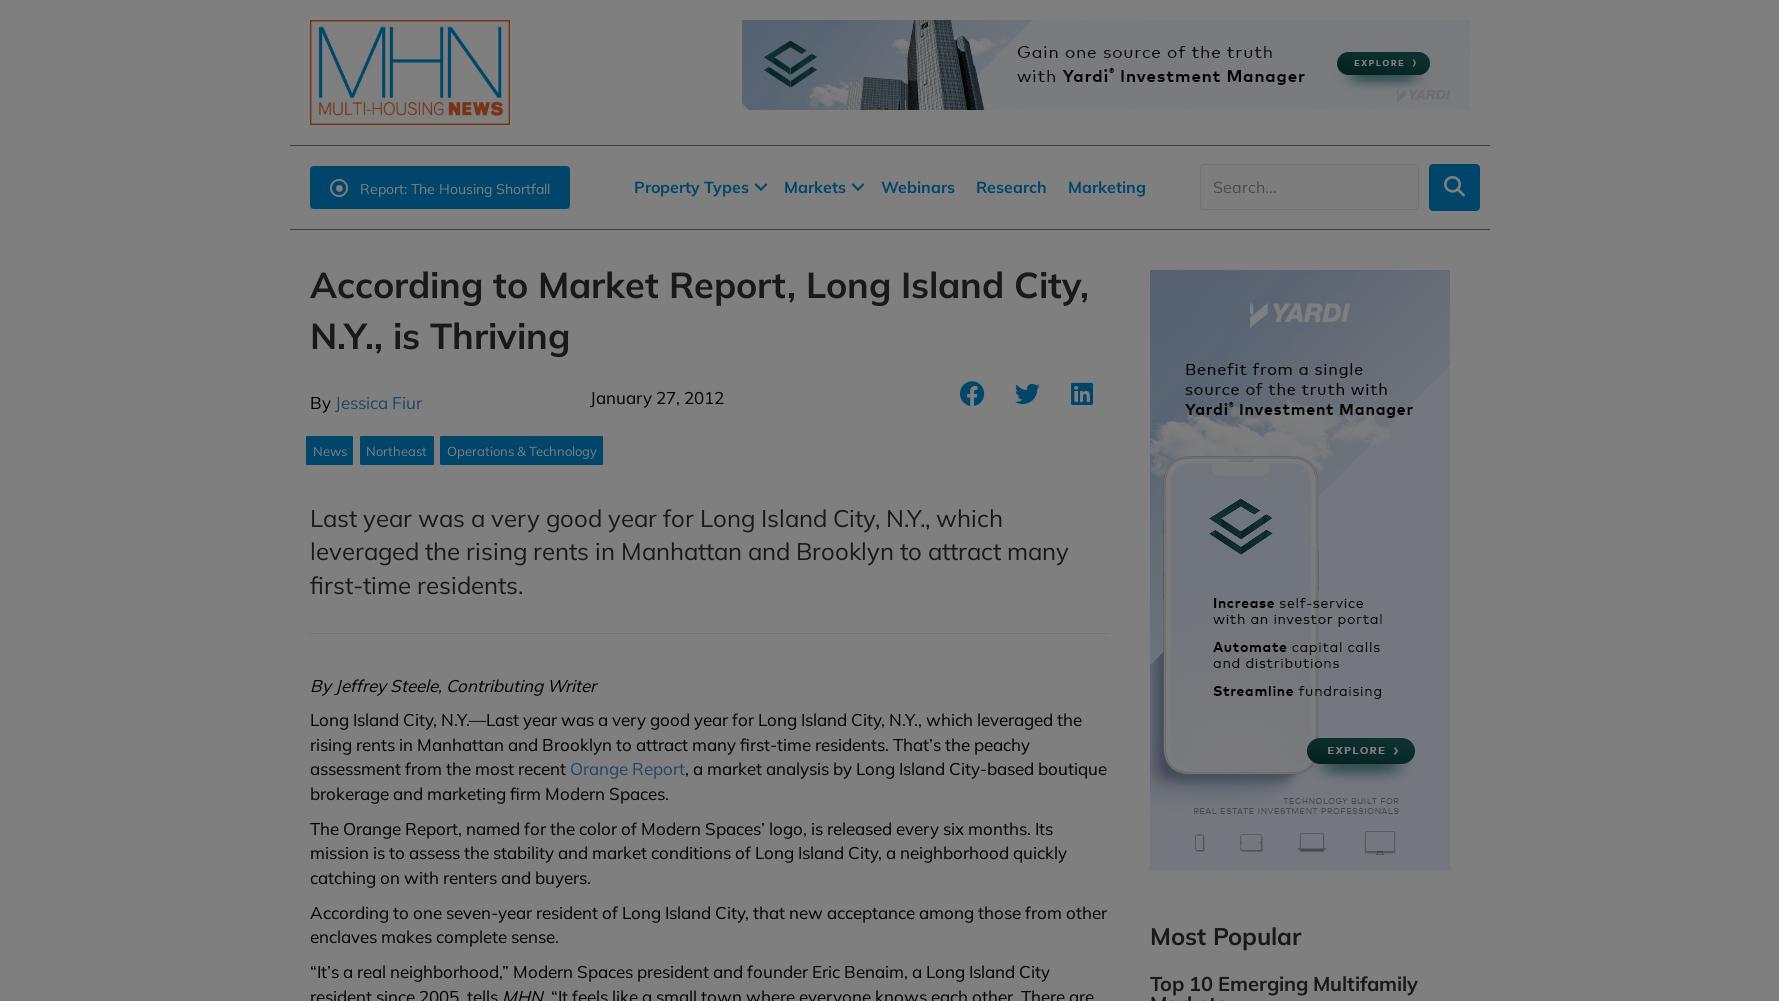  What do you see at coordinates (916, 186) in the screenshot?
I see `'Webinars'` at bounding box center [916, 186].